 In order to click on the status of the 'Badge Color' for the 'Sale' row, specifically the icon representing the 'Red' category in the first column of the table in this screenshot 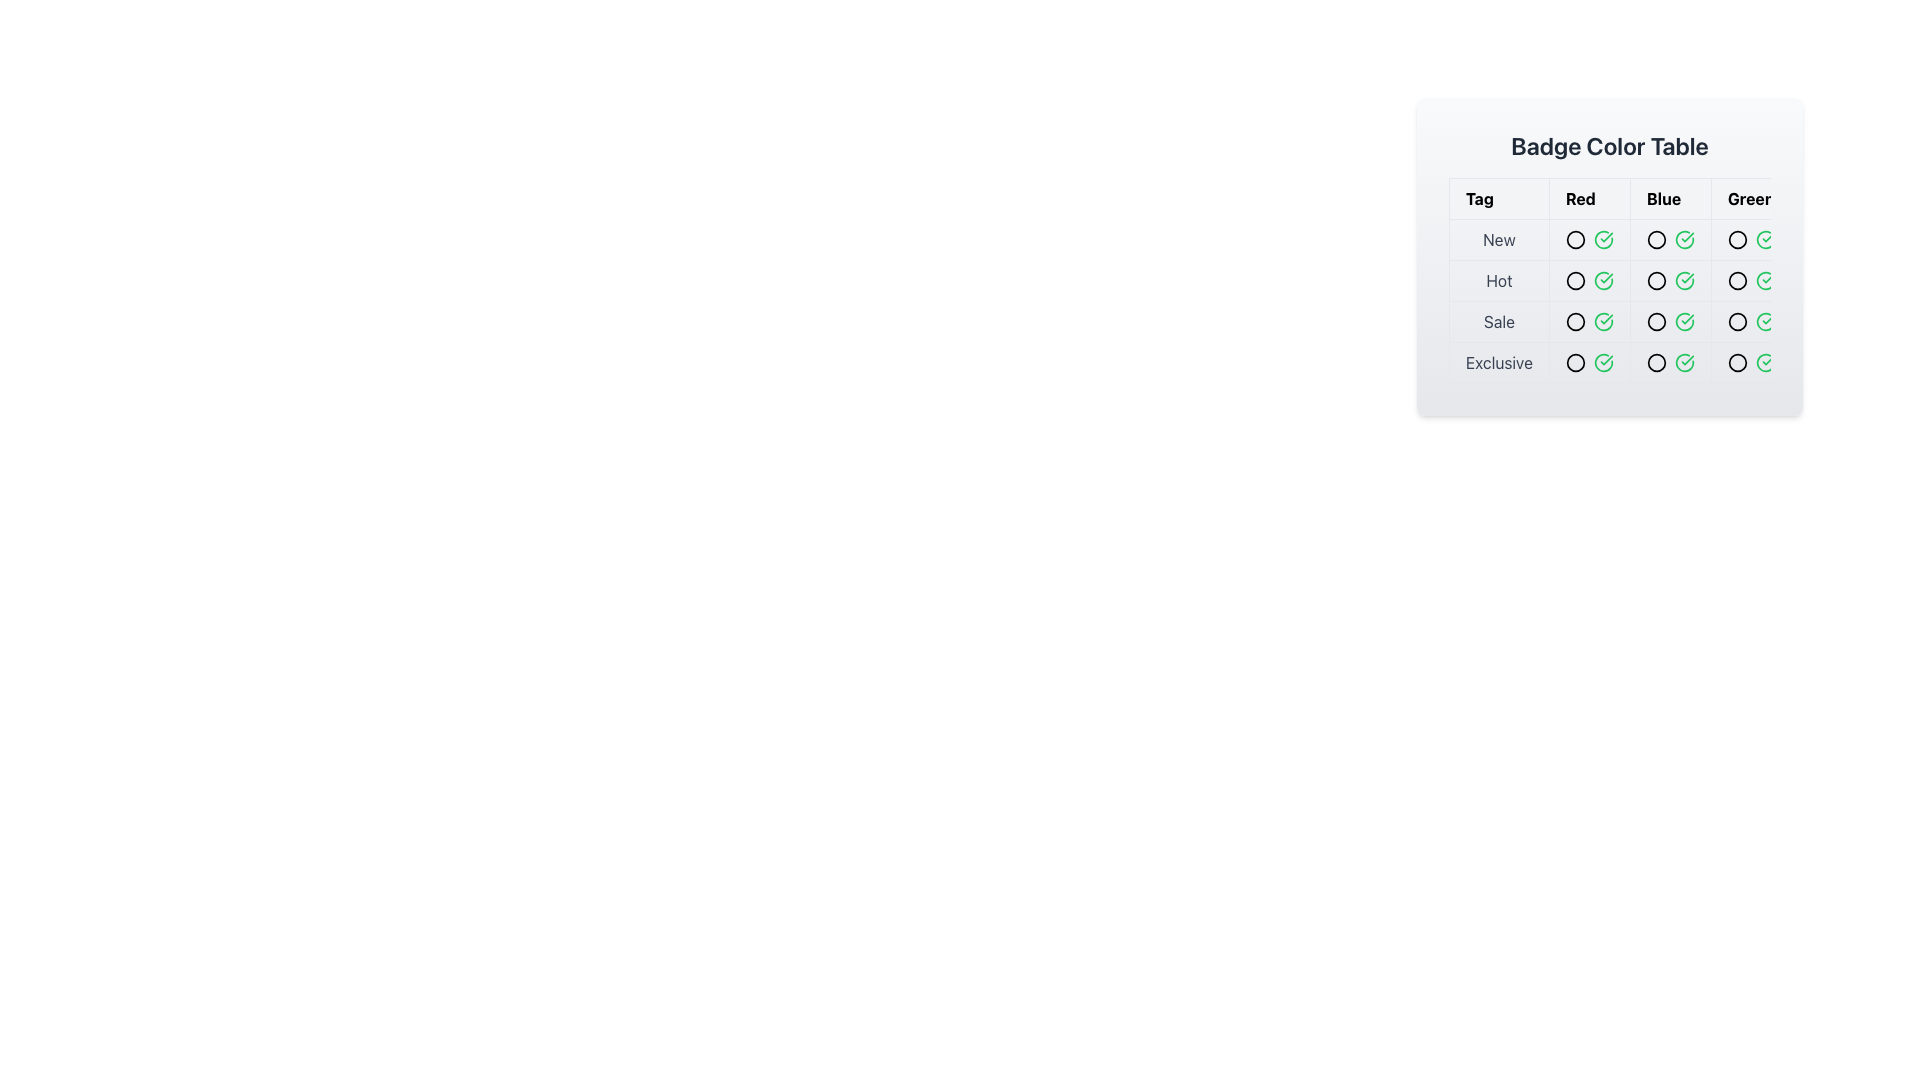, I will do `click(1588, 320)`.